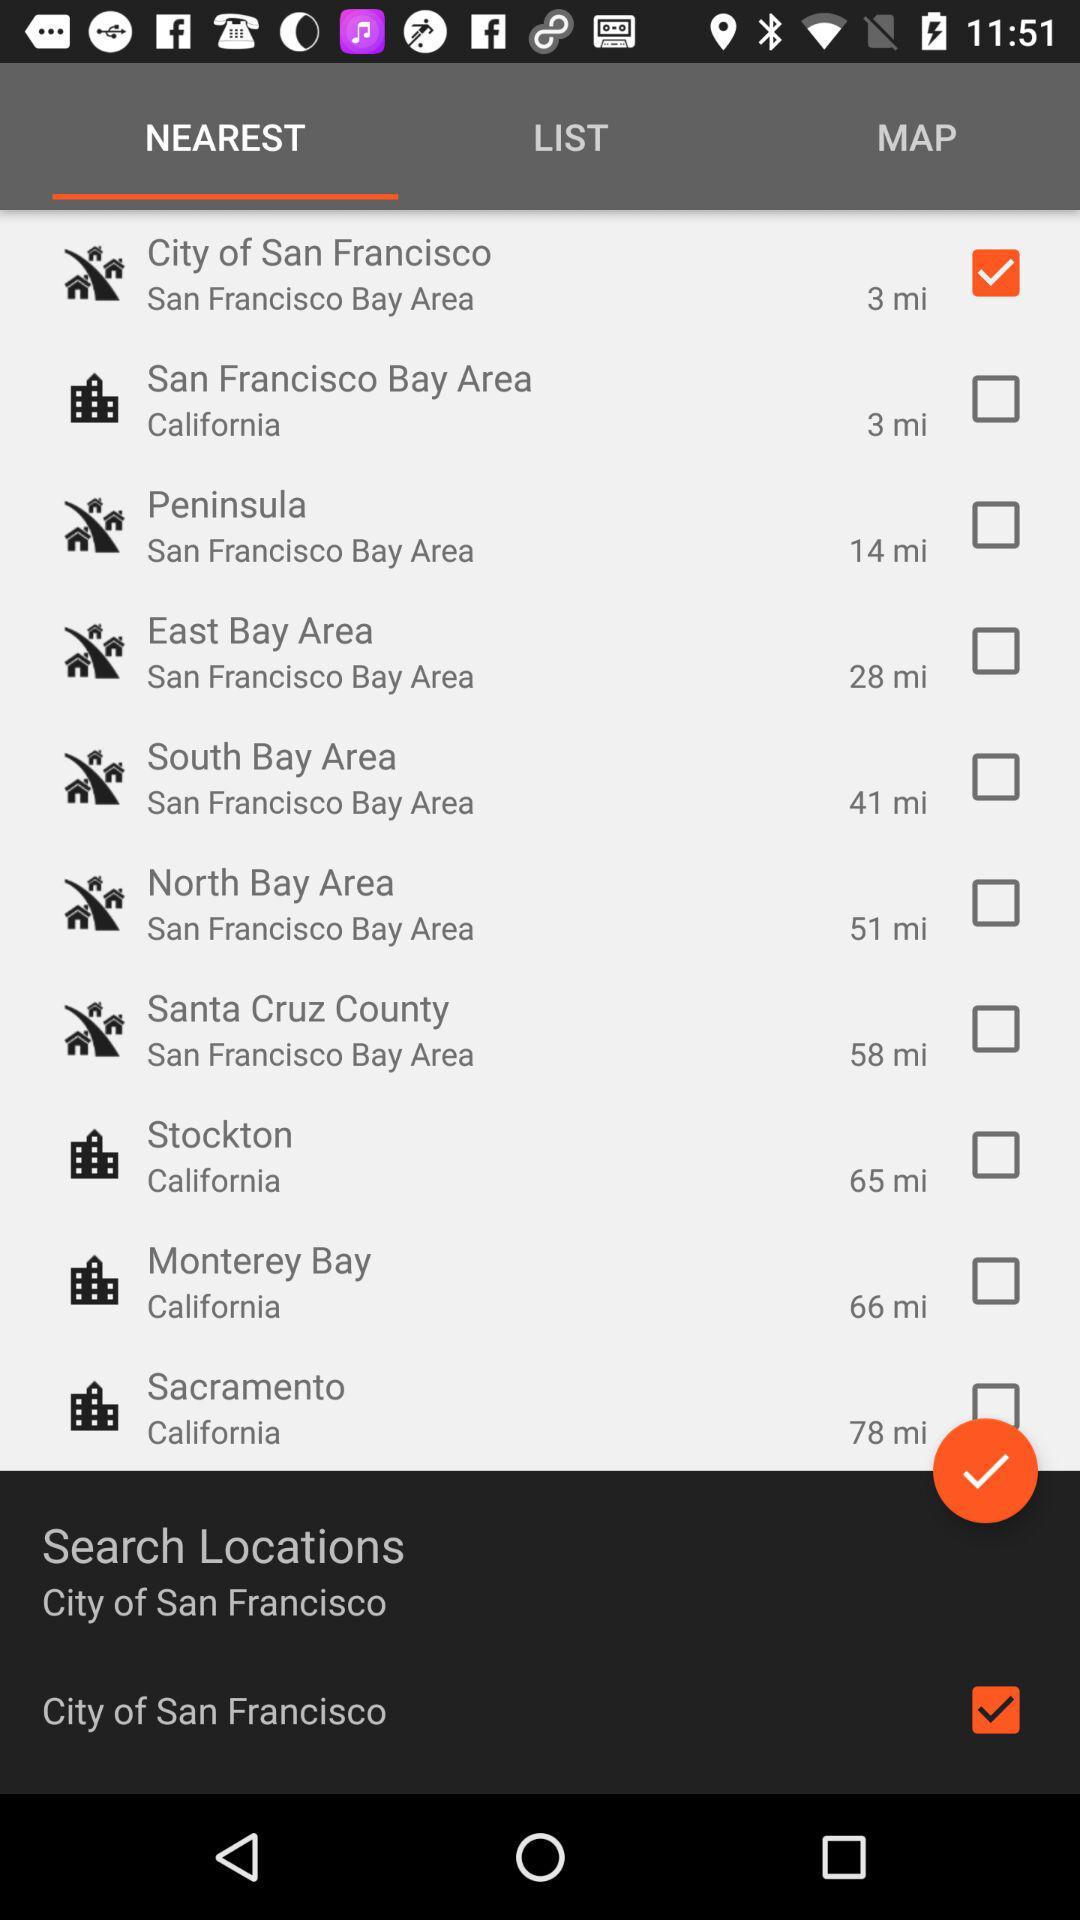 The height and width of the screenshot is (1920, 1080). Describe the element at coordinates (995, 651) in the screenshot. I see `east bay area` at that location.